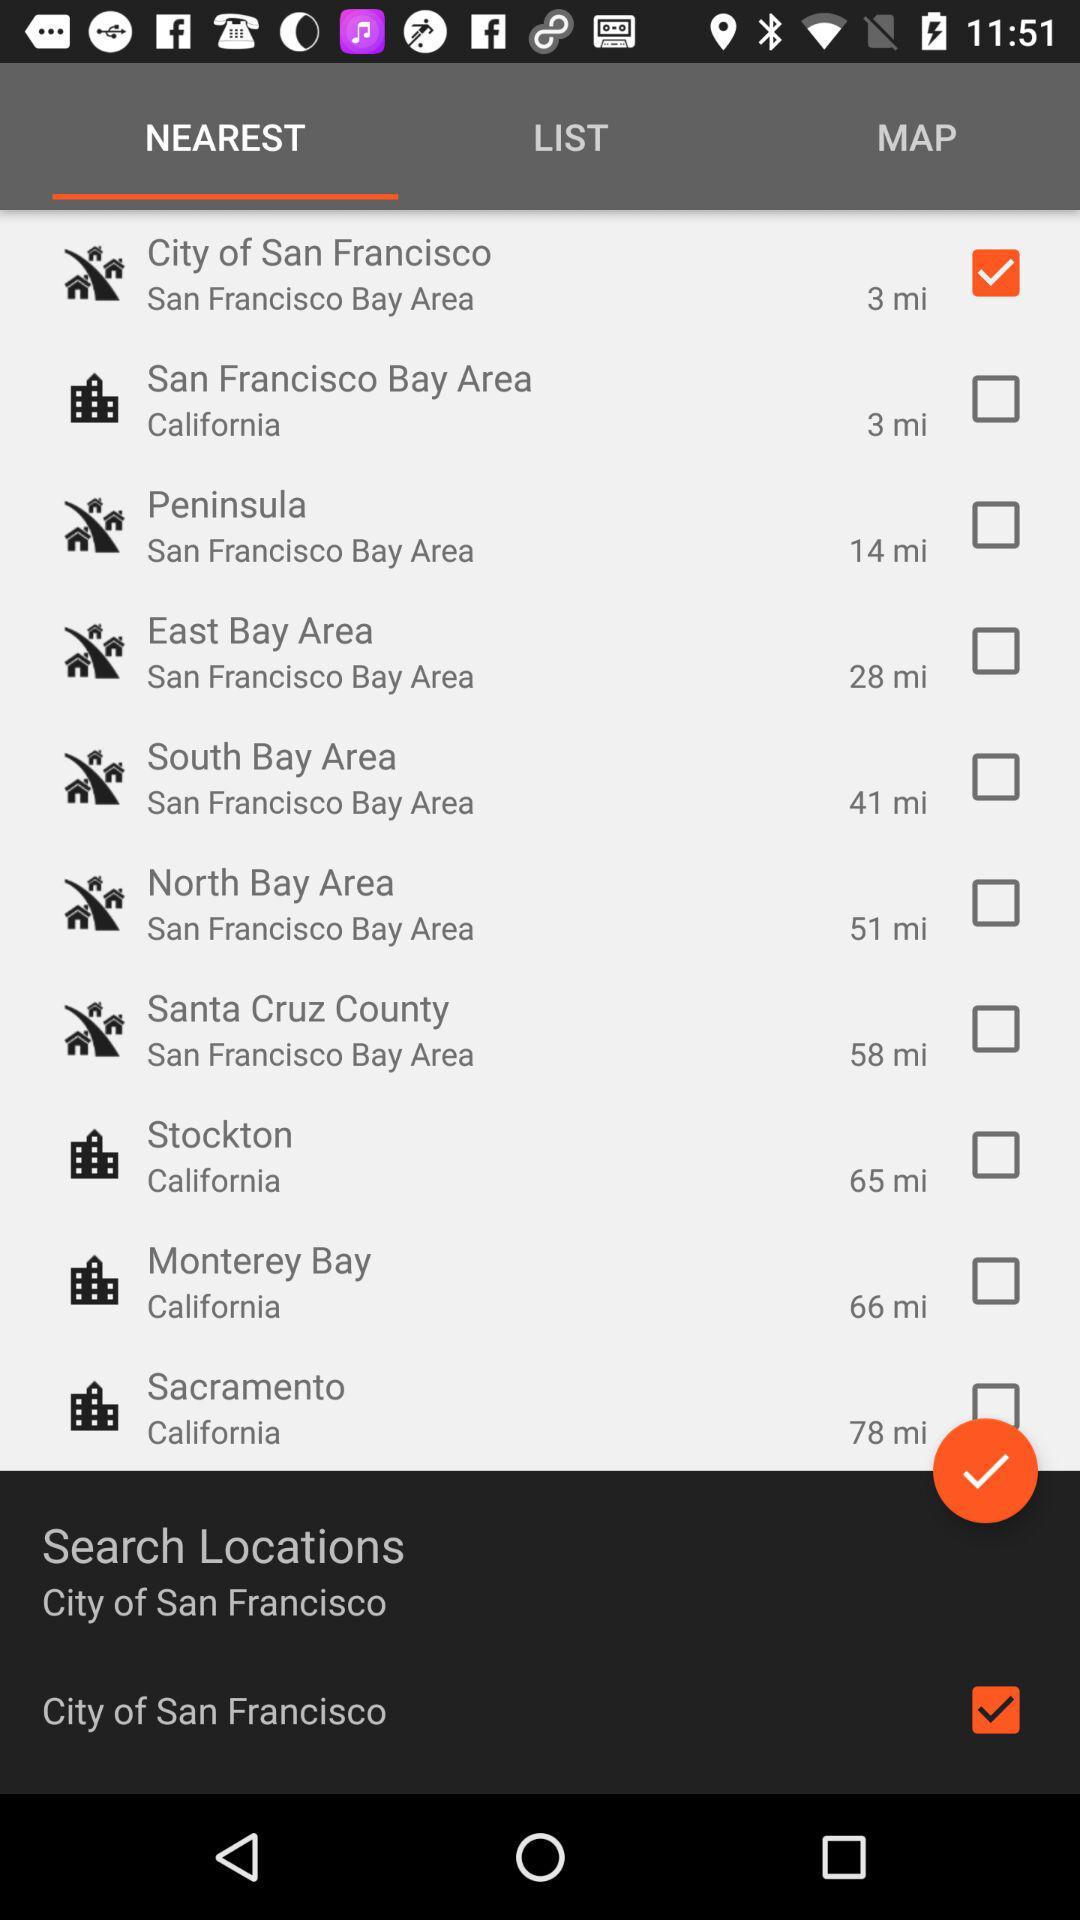 The height and width of the screenshot is (1920, 1080). Describe the element at coordinates (995, 651) in the screenshot. I see `east bay area` at that location.